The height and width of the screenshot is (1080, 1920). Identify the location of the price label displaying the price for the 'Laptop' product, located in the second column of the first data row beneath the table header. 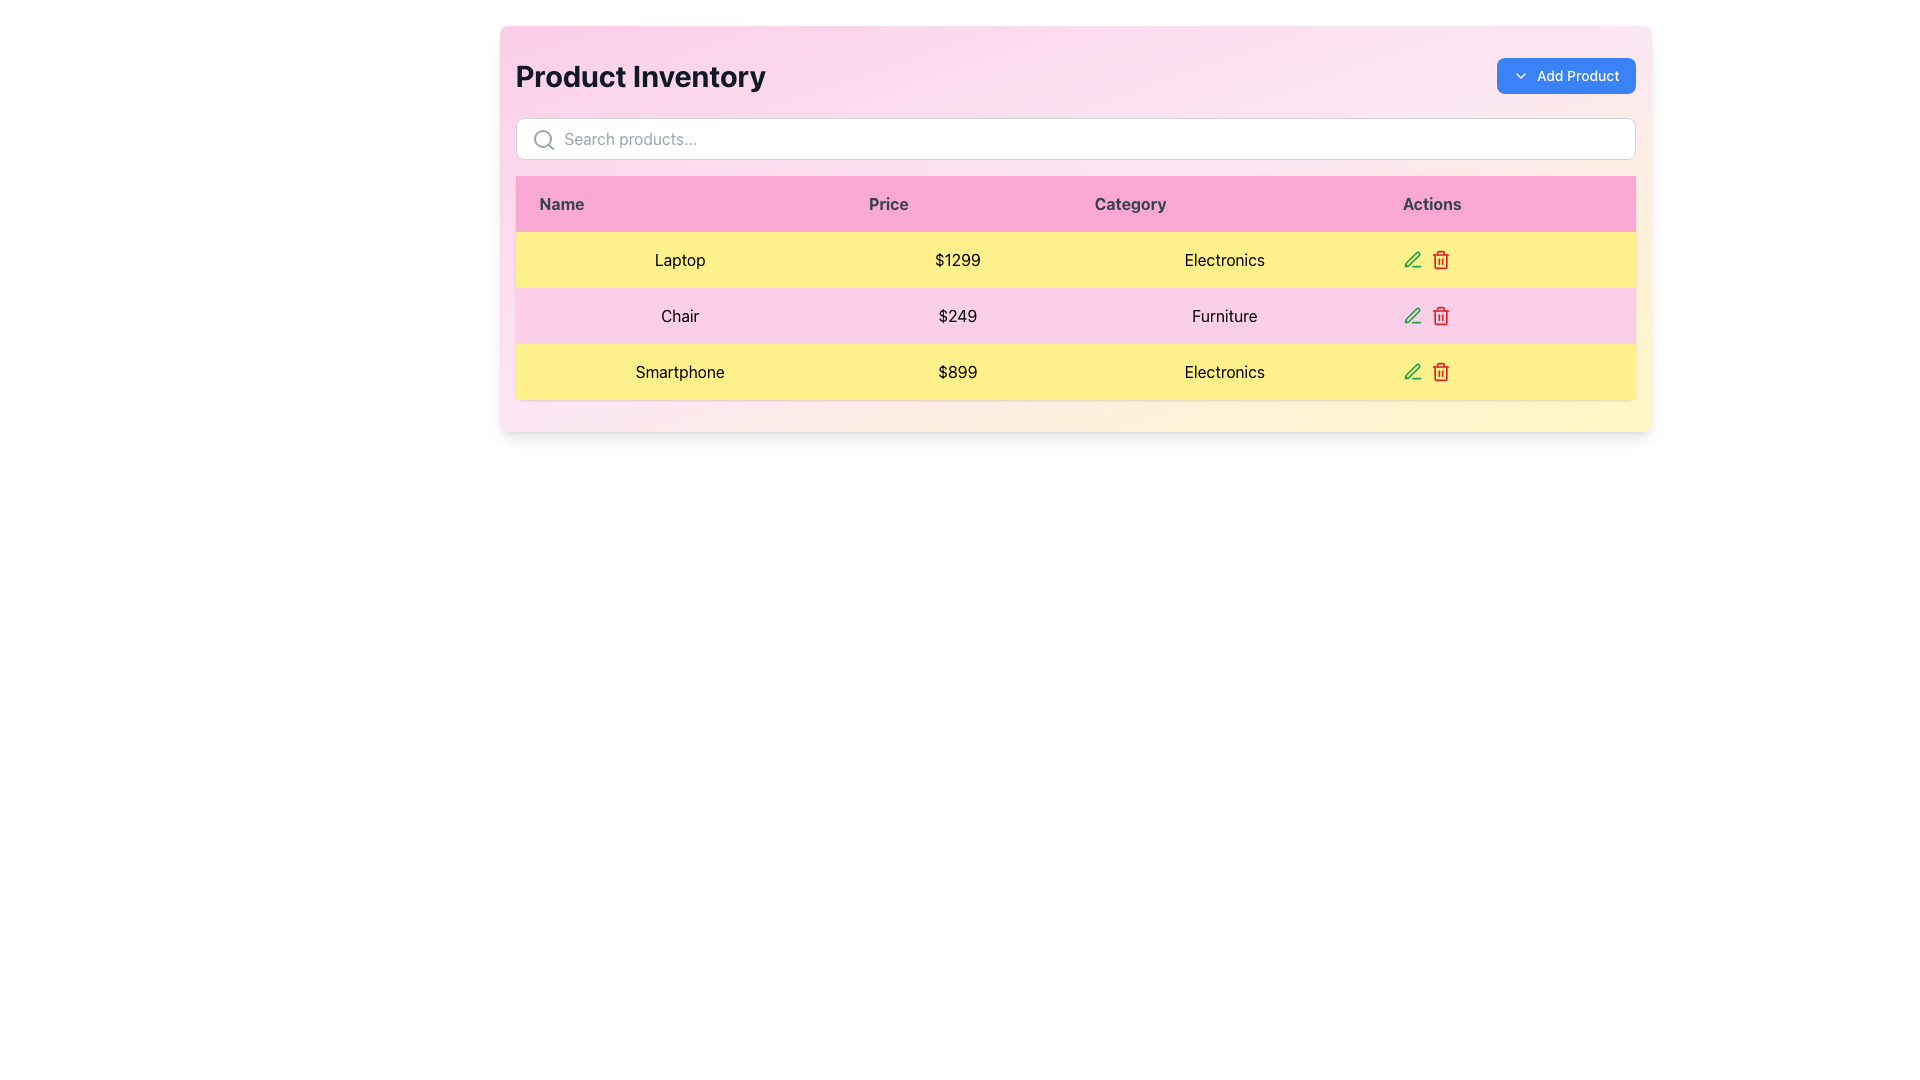
(956, 258).